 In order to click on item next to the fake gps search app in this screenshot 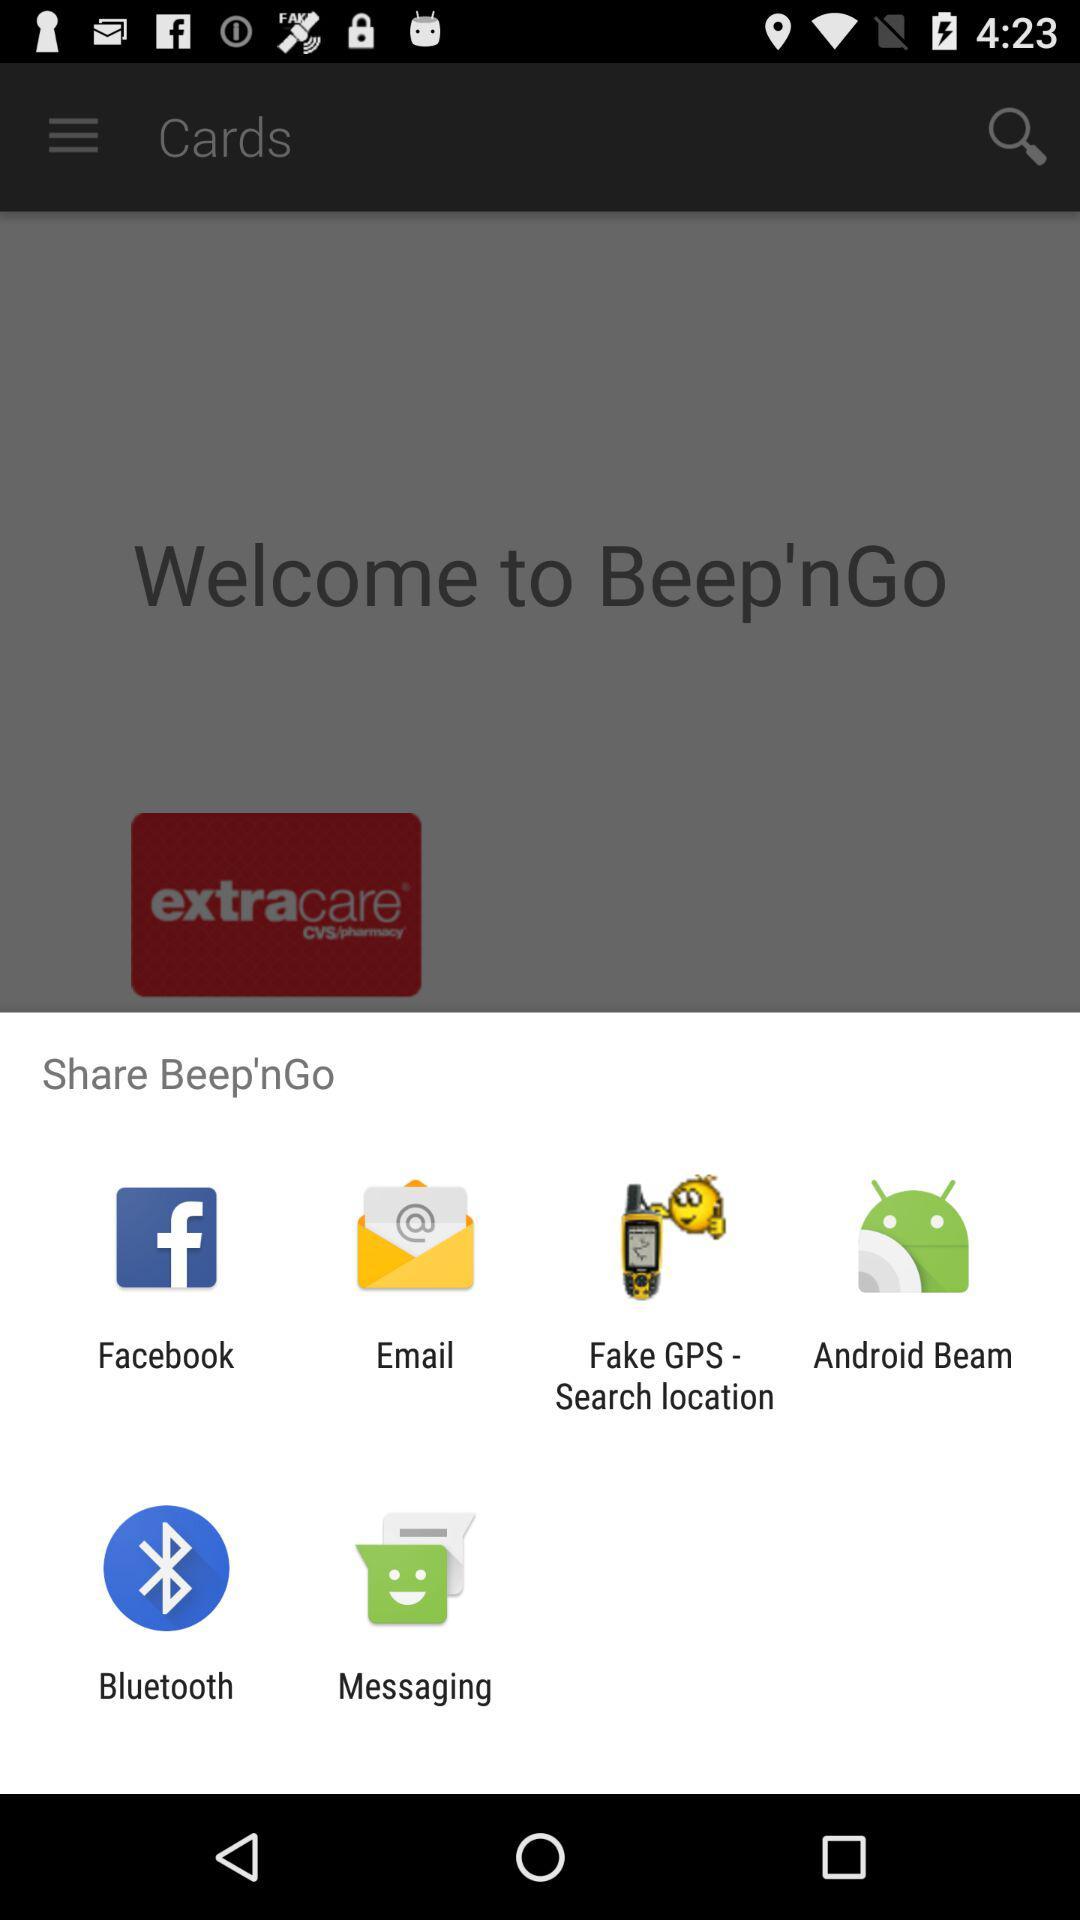, I will do `click(913, 1374)`.